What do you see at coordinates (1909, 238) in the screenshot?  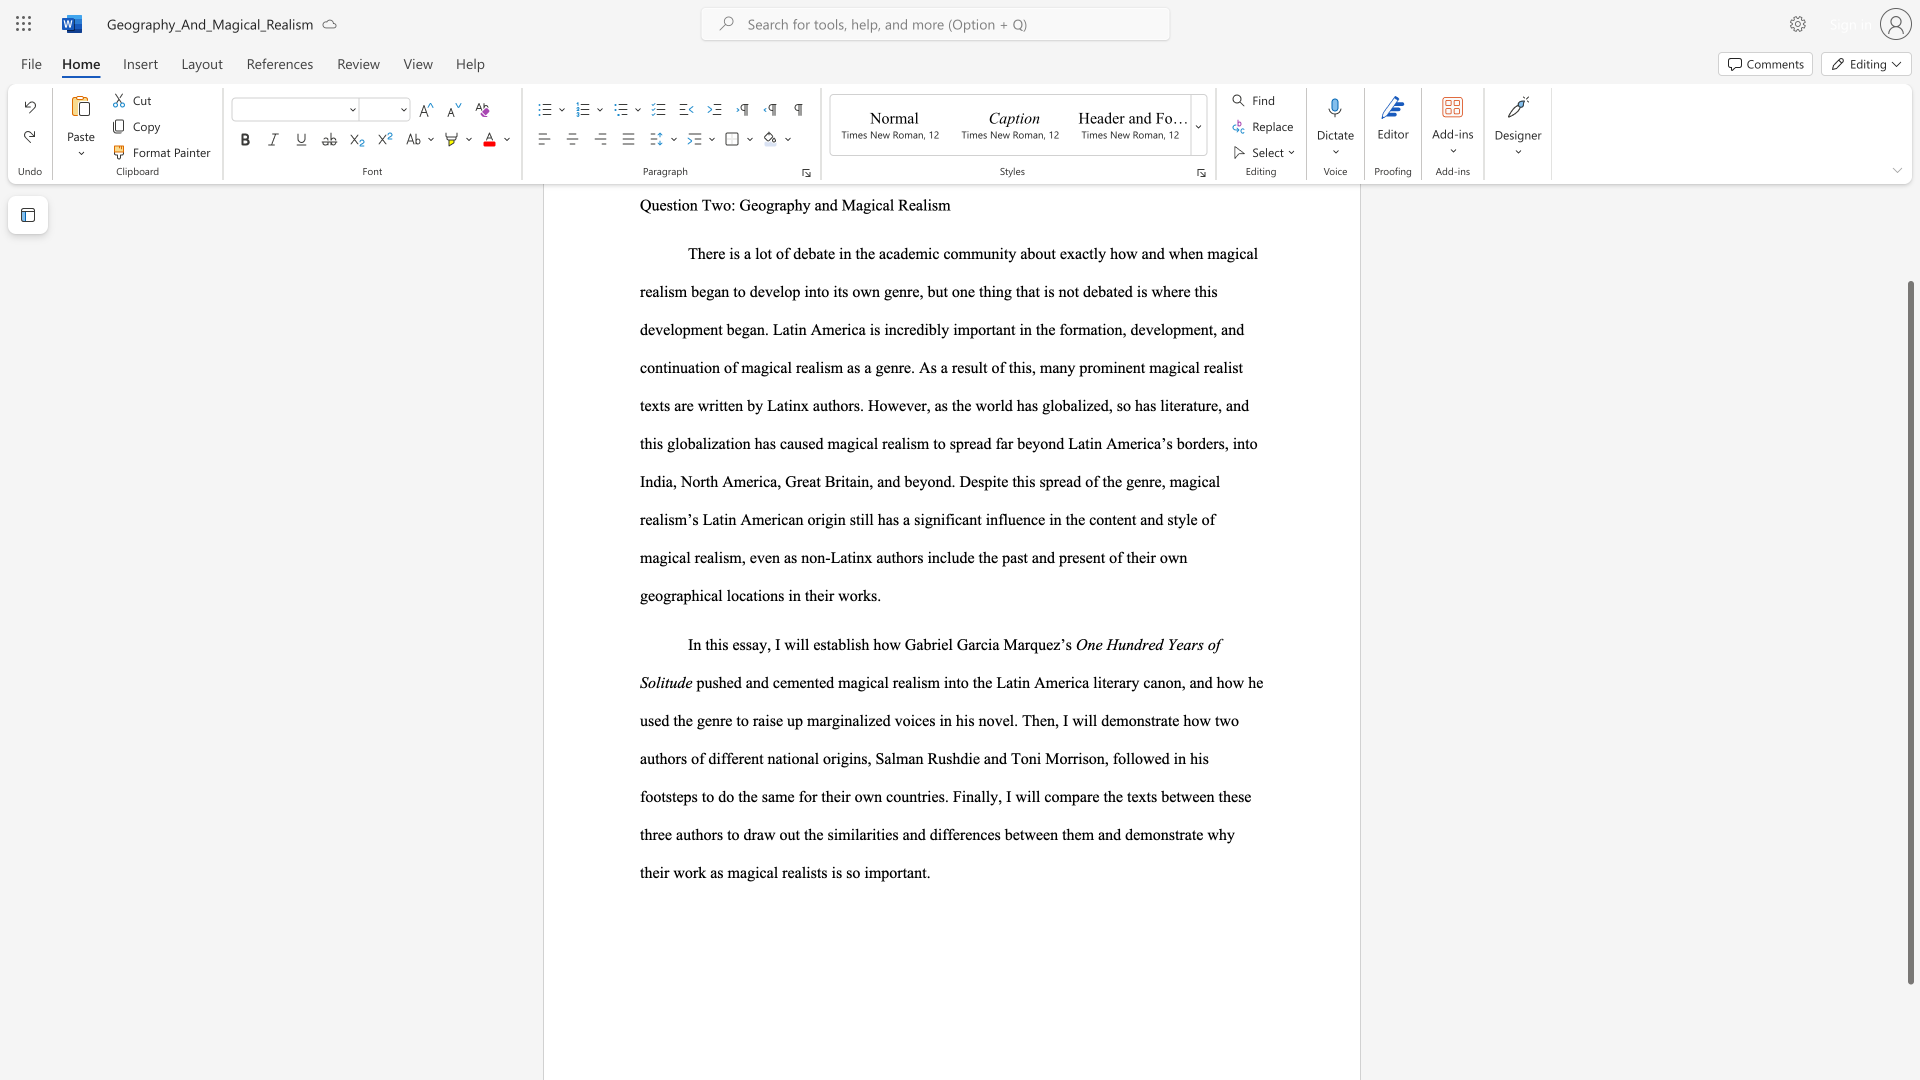 I see `the scrollbar to scroll the page up` at bounding box center [1909, 238].